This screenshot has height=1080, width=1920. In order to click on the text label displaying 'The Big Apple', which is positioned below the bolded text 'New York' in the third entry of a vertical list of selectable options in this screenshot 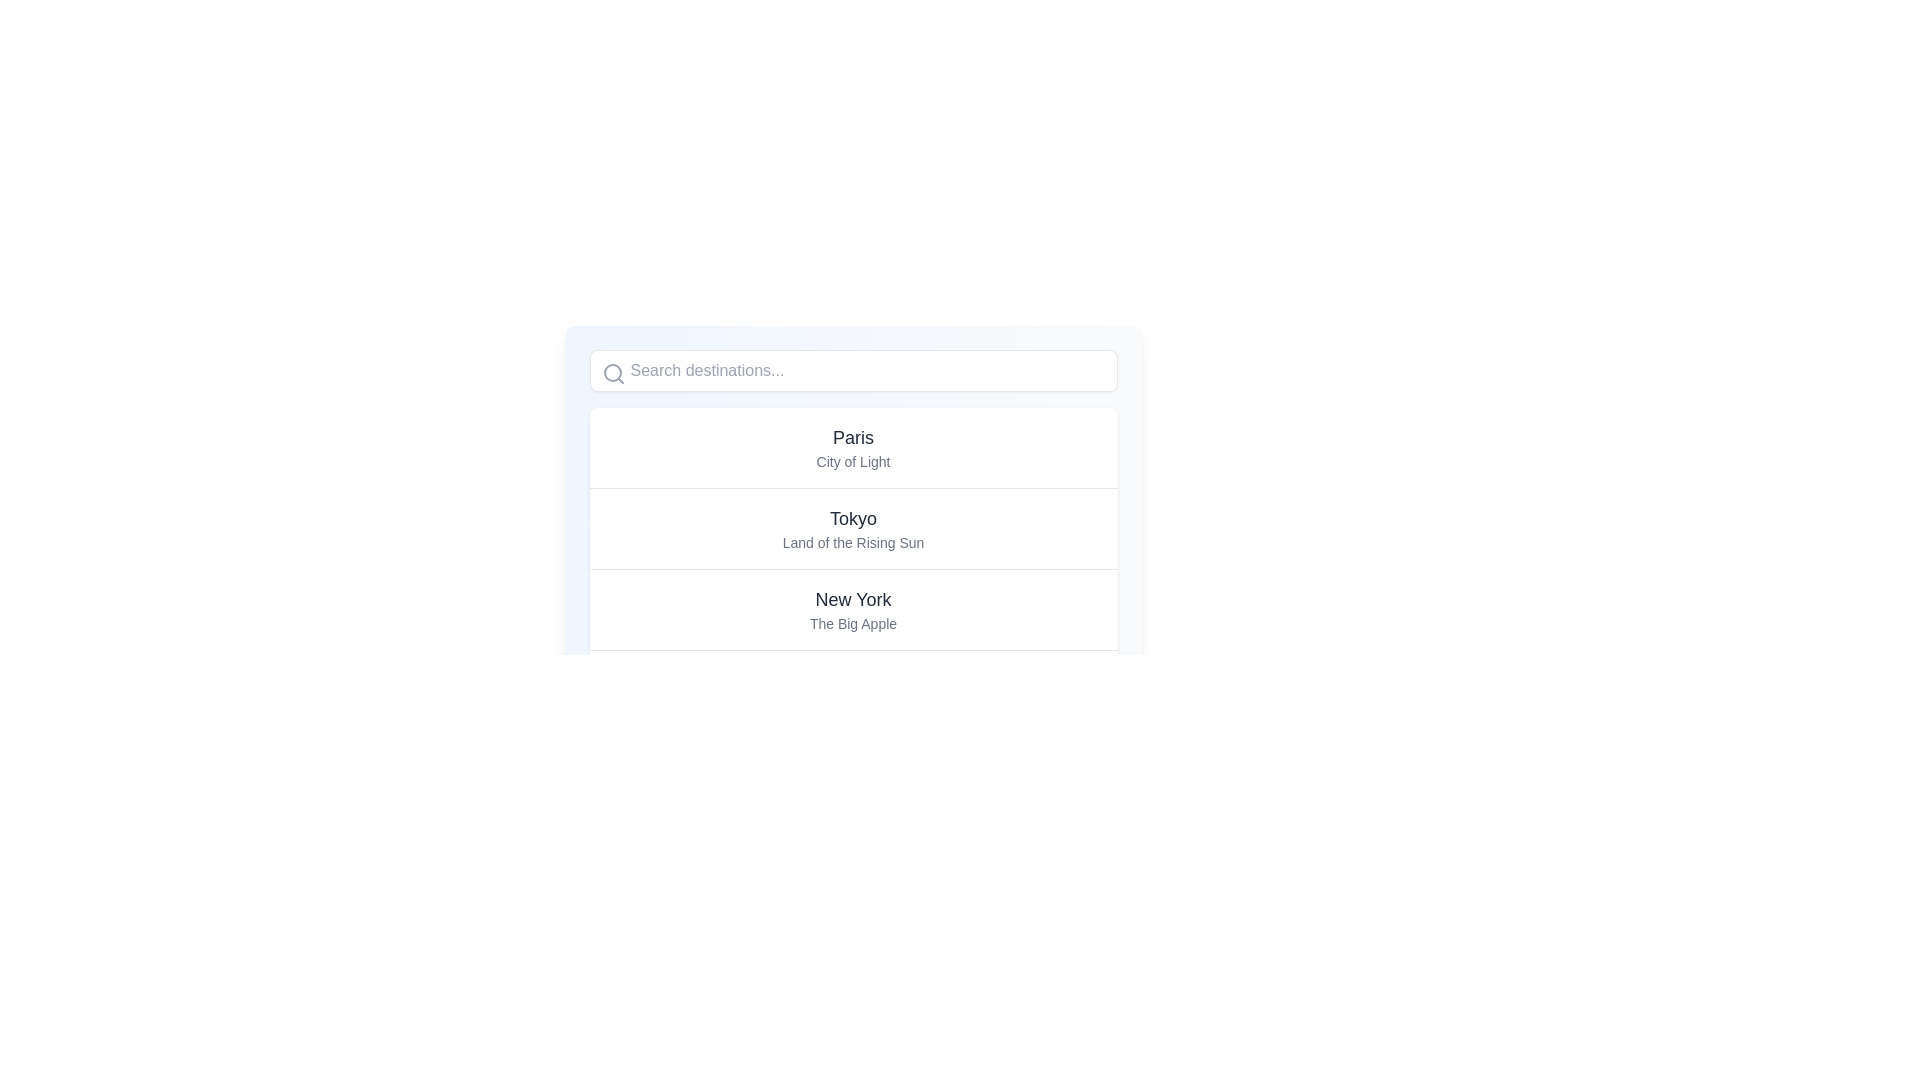, I will do `click(853, 623)`.